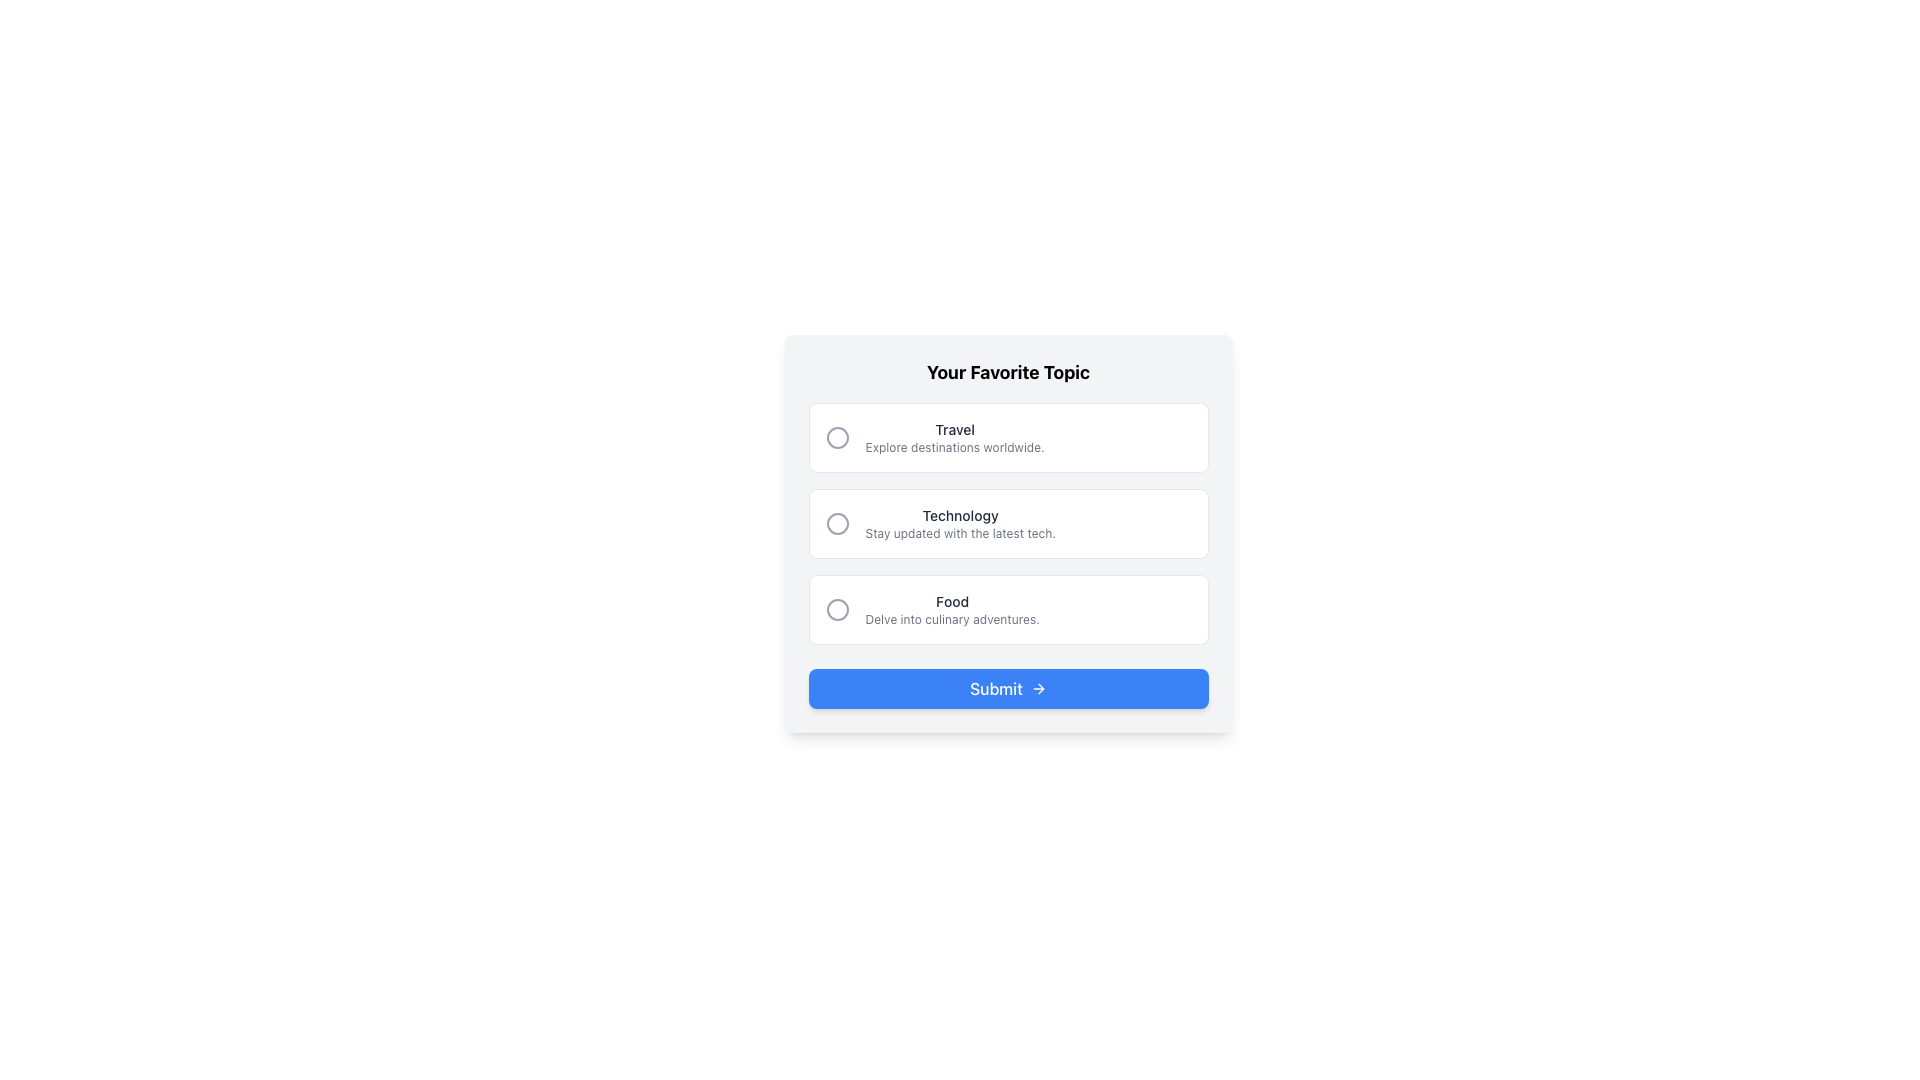 The image size is (1920, 1080). What do you see at coordinates (837, 608) in the screenshot?
I see `the center of the selection indicator icon located to the left of the 'Food' option in the vertical list of topics` at bounding box center [837, 608].